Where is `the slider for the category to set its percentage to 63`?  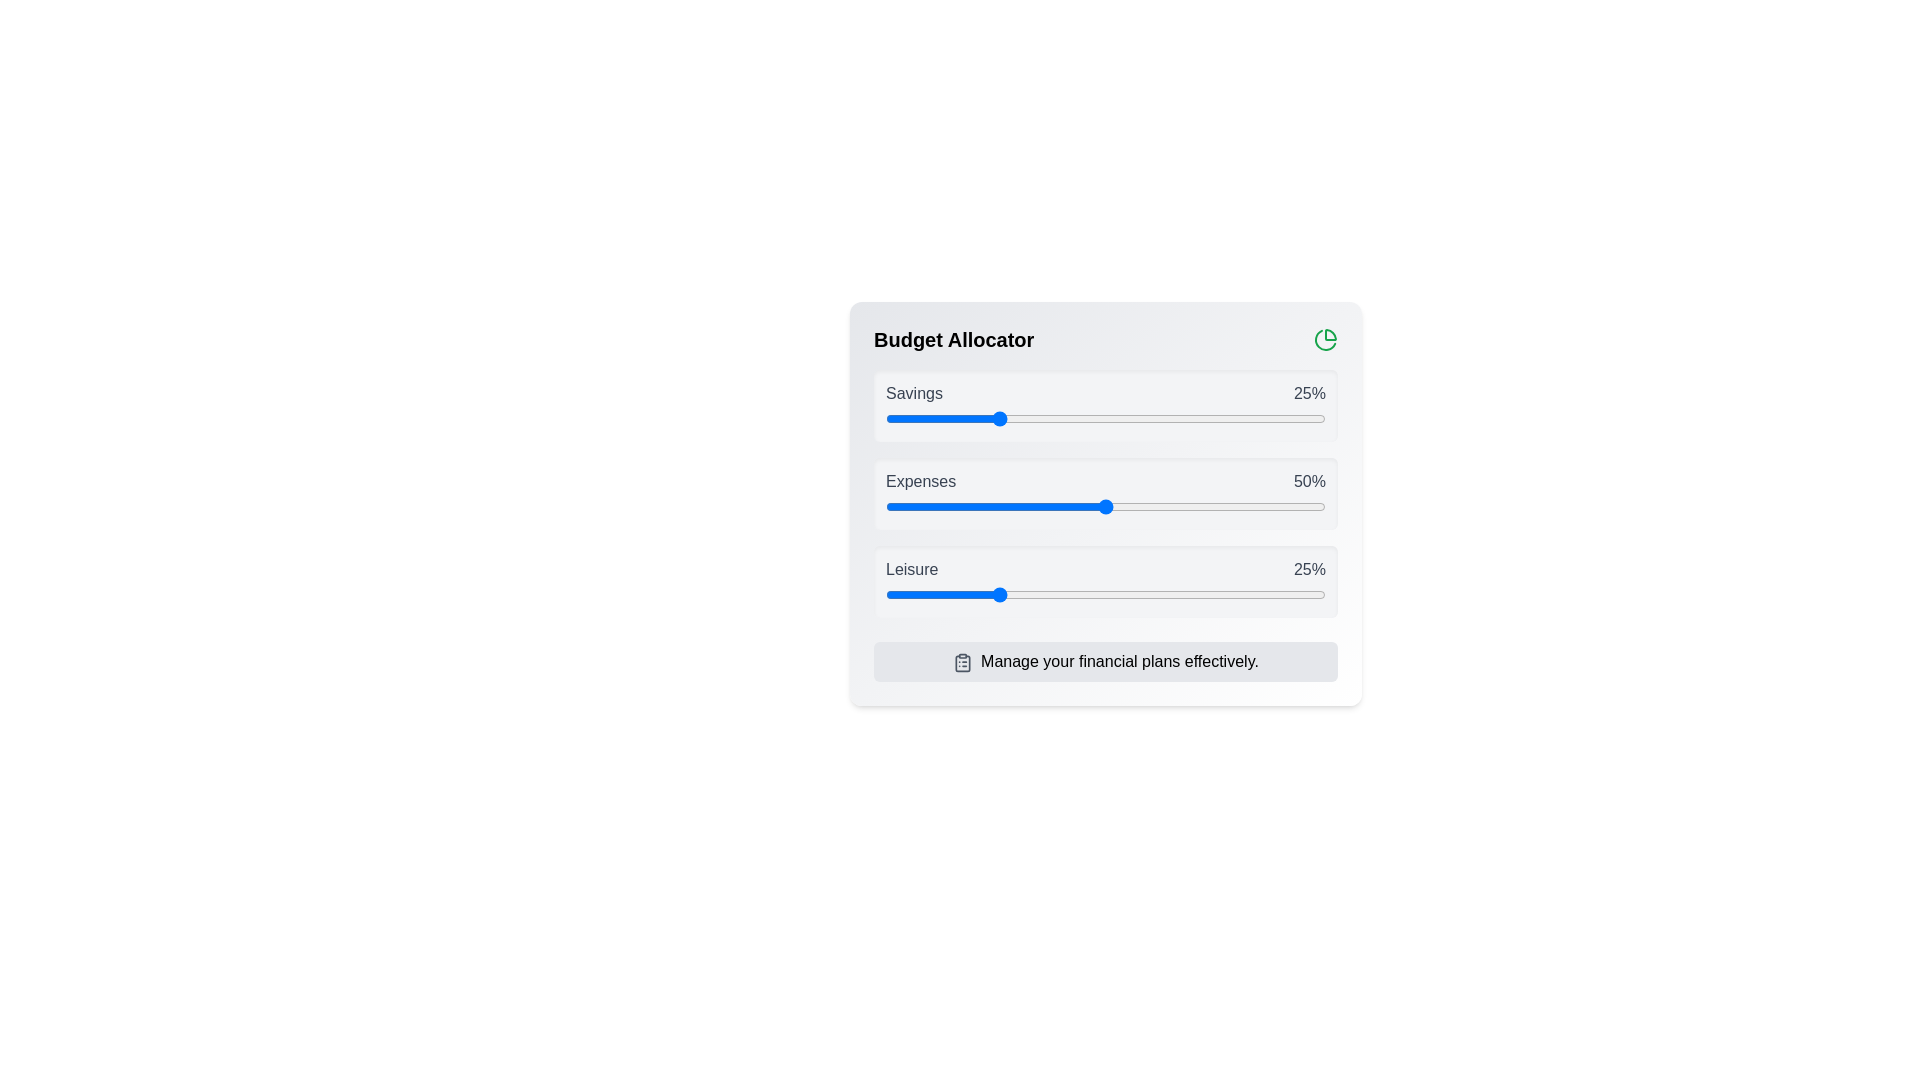 the slider for the category to set its percentage to 63 is located at coordinates (1163, 418).